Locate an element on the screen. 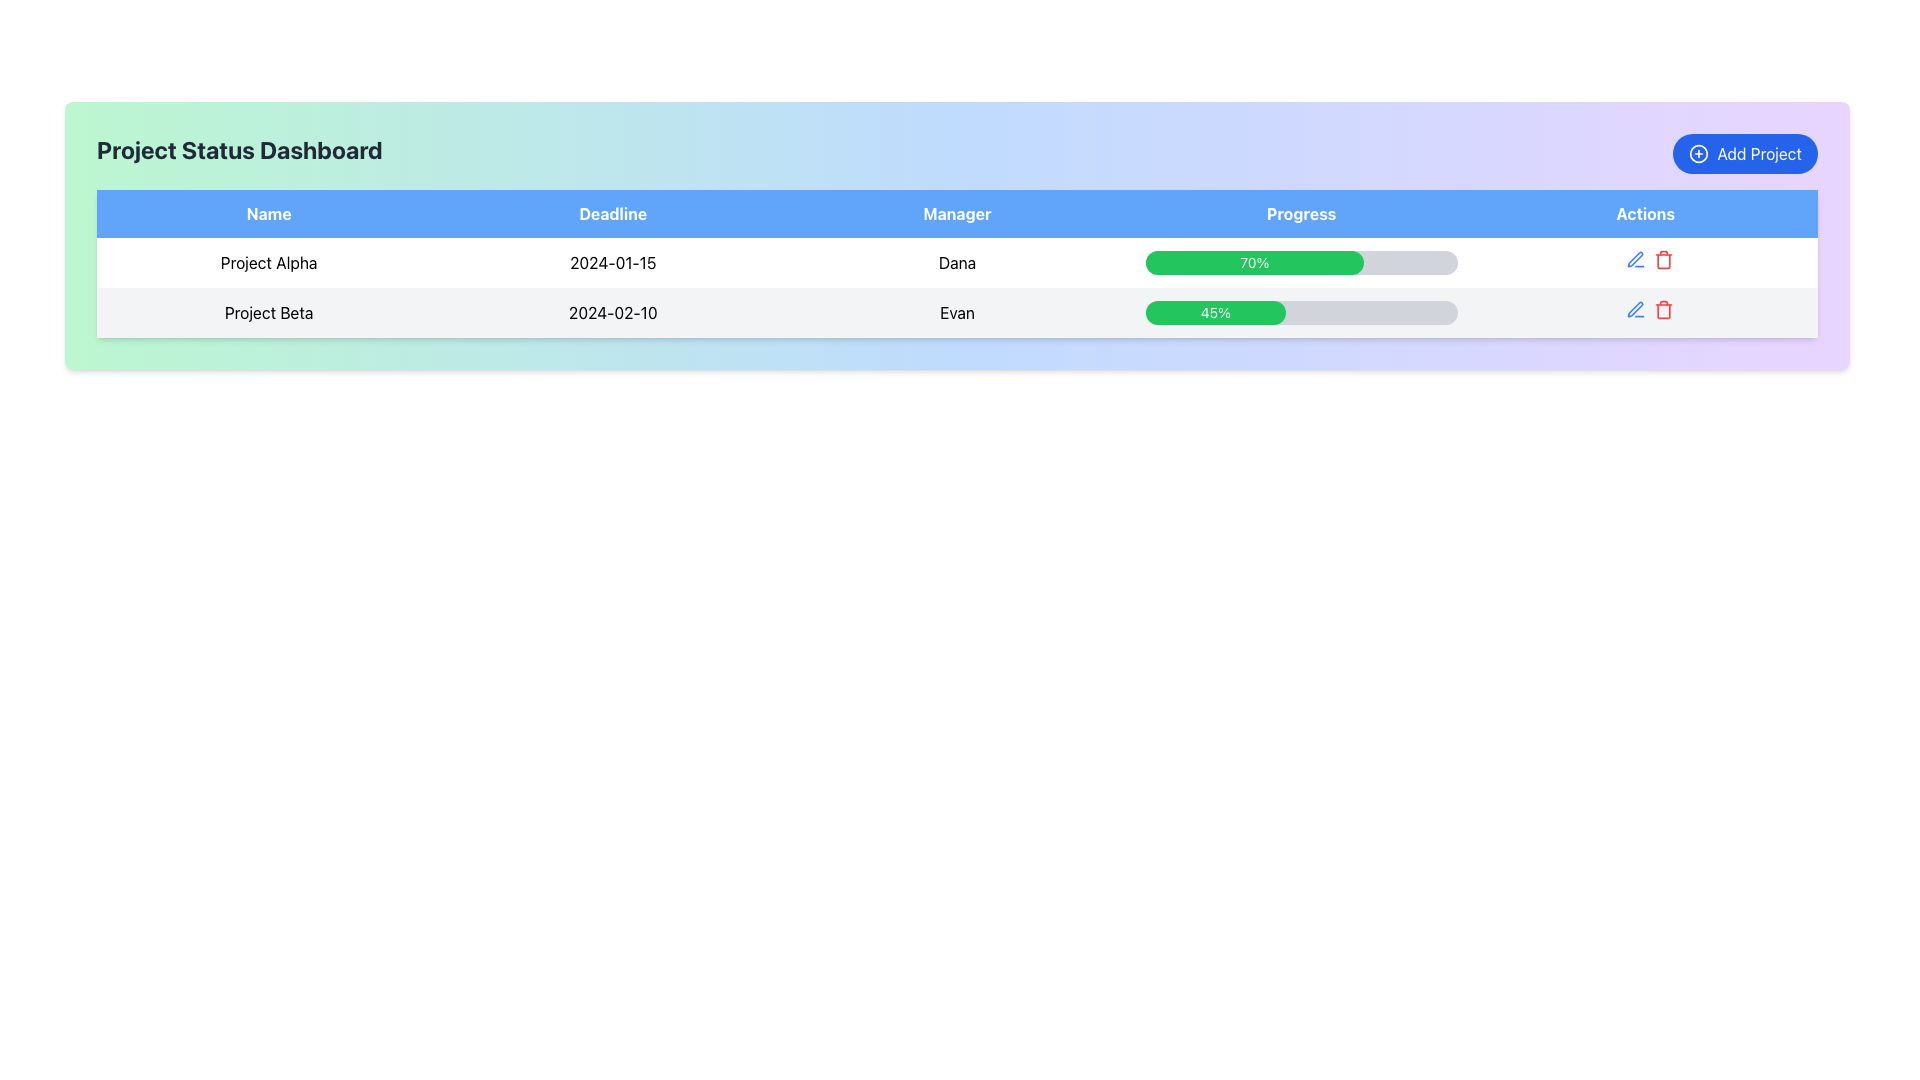  the blue pen icon button in the 'Actions' column of the second row to observe the styling change when hovered over is located at coordinates (1635, 258).